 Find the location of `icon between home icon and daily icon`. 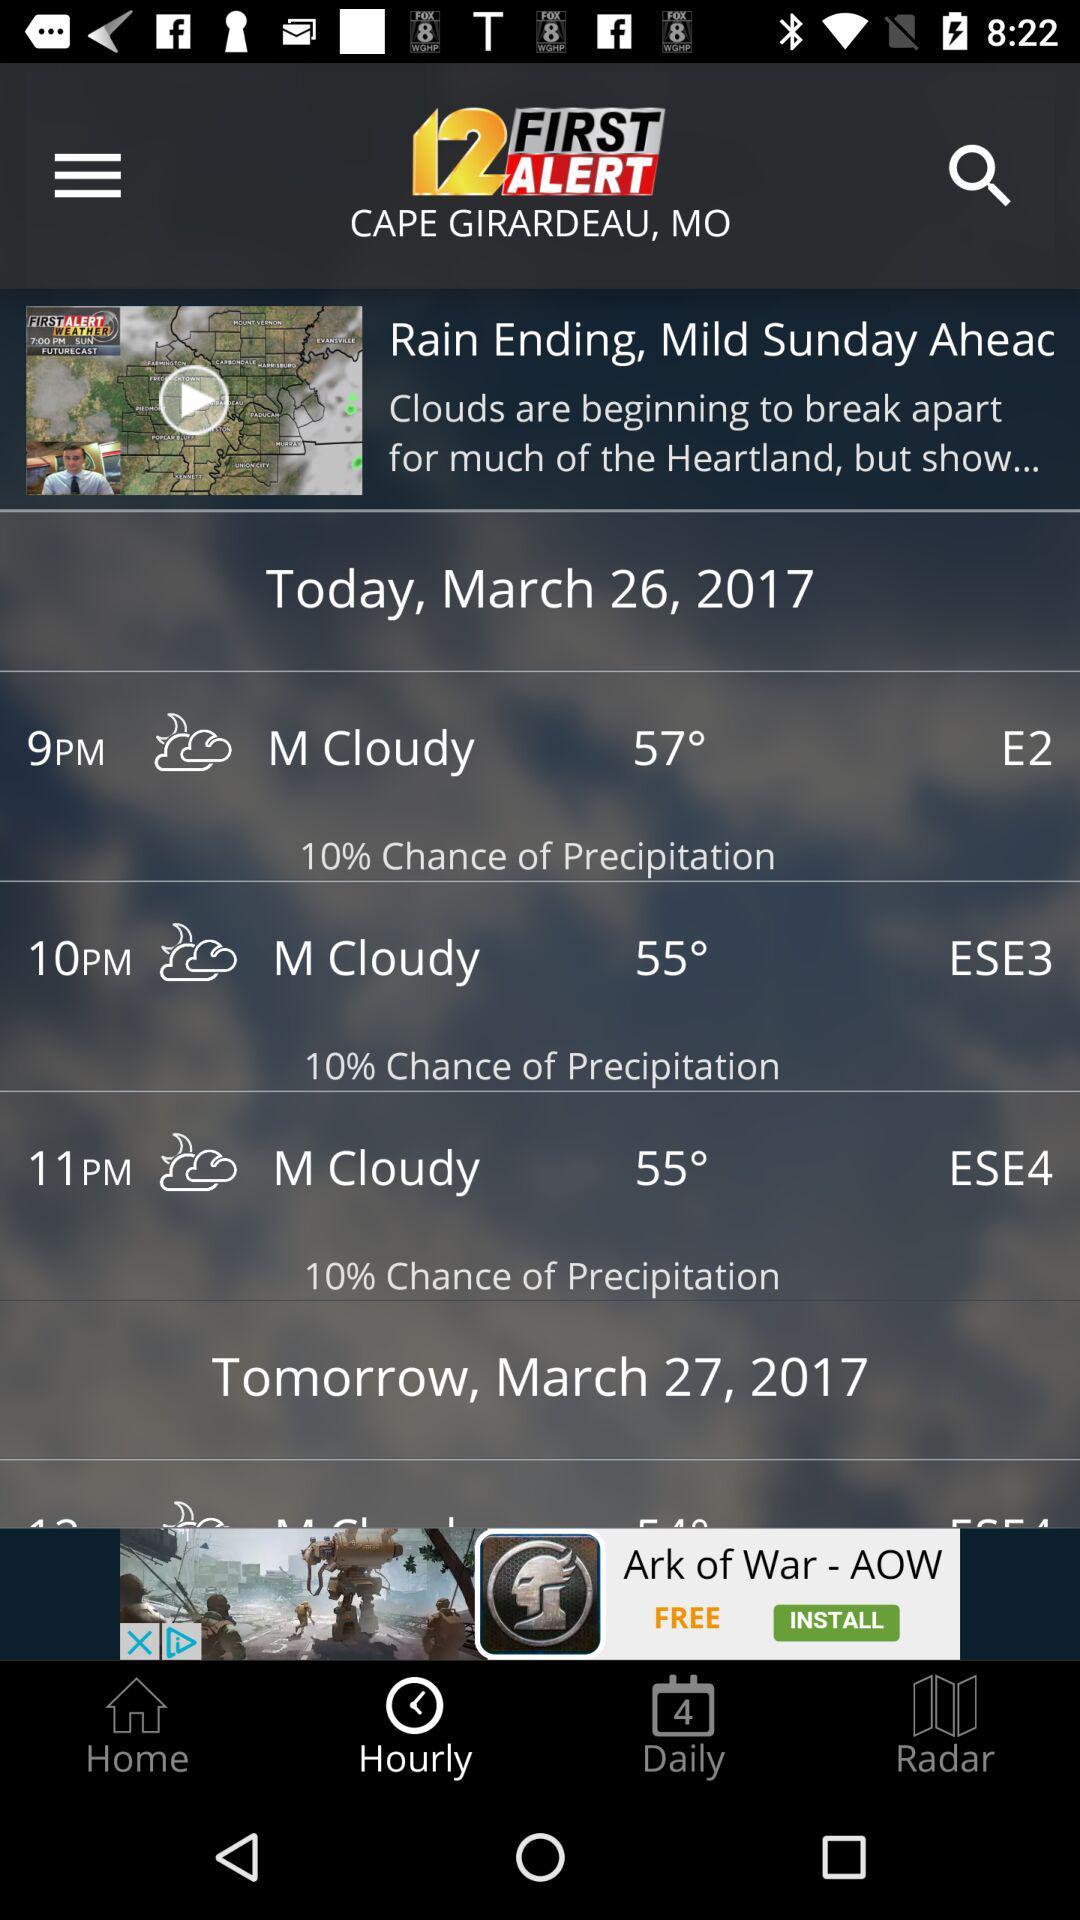

icon between home icon and daily icon is located at coordinates (414, 1726).